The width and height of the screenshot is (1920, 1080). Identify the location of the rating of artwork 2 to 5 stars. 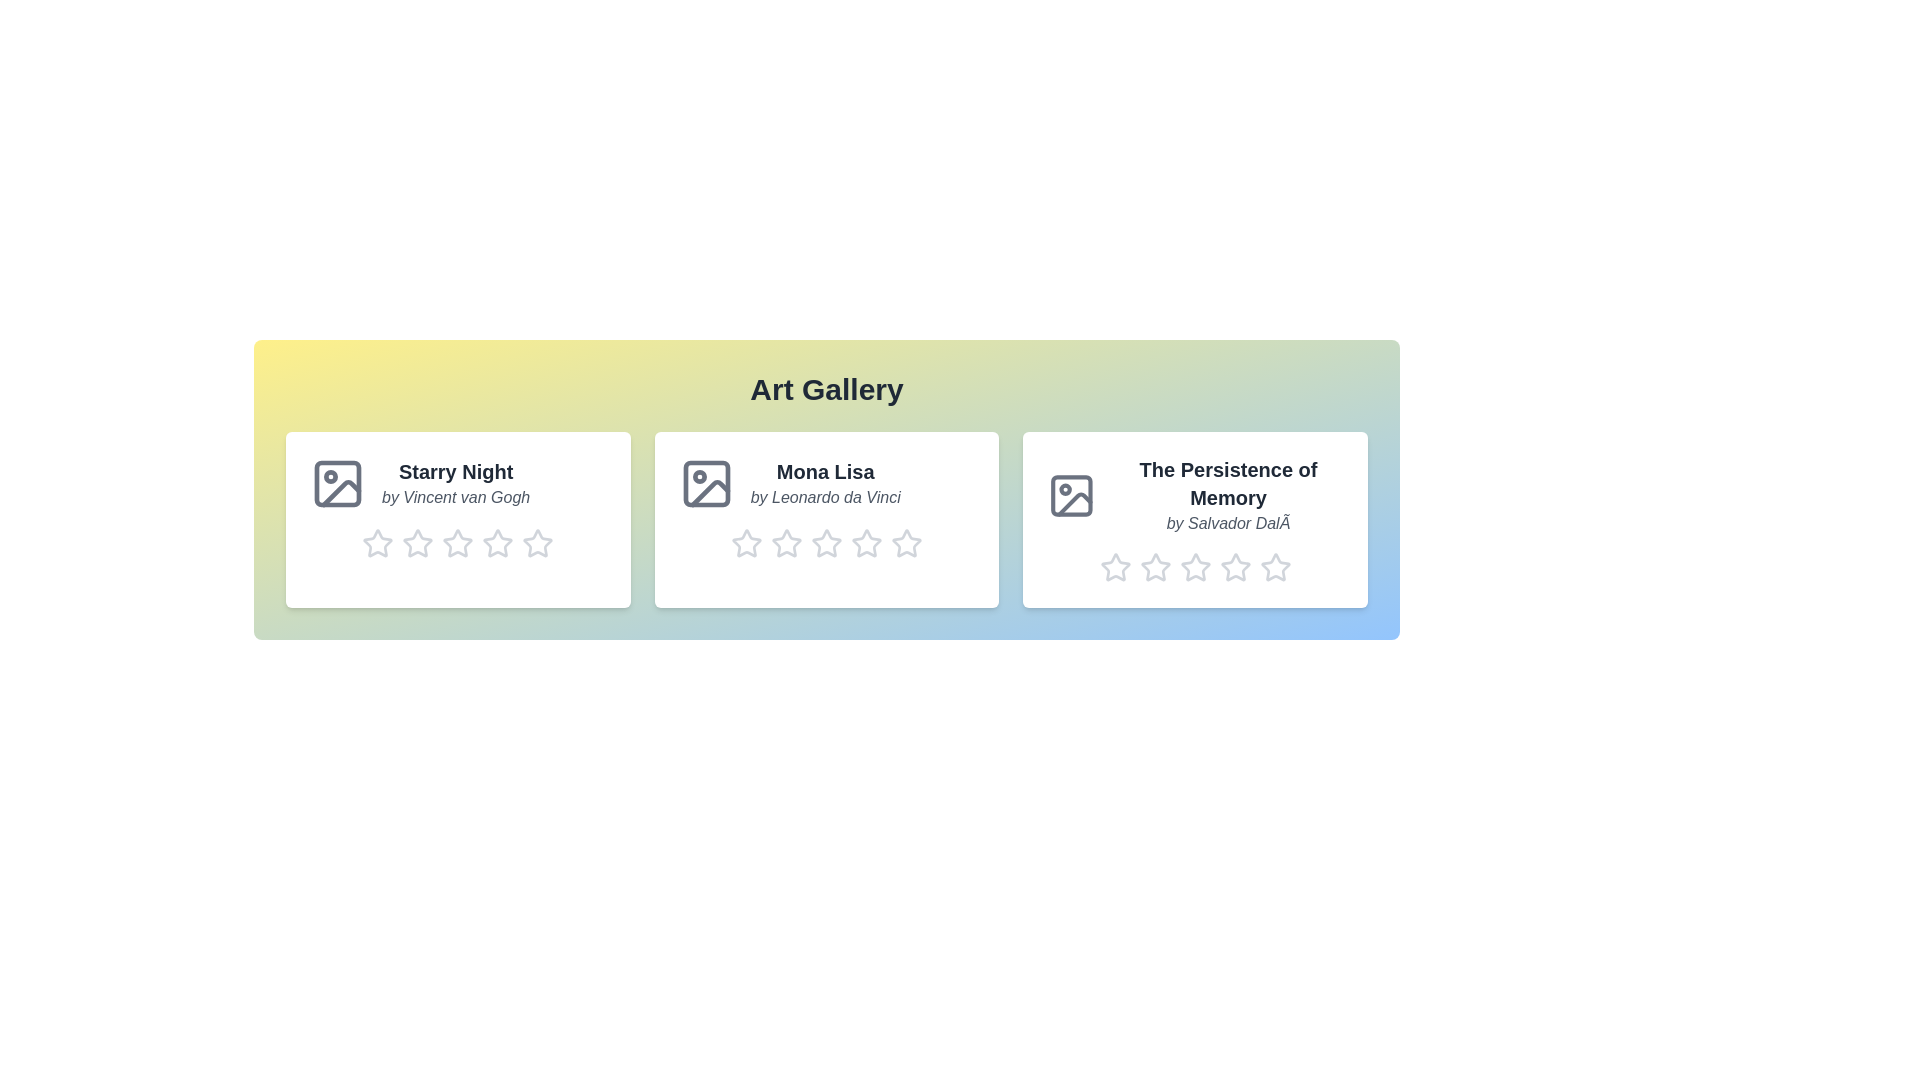
(890, 543).